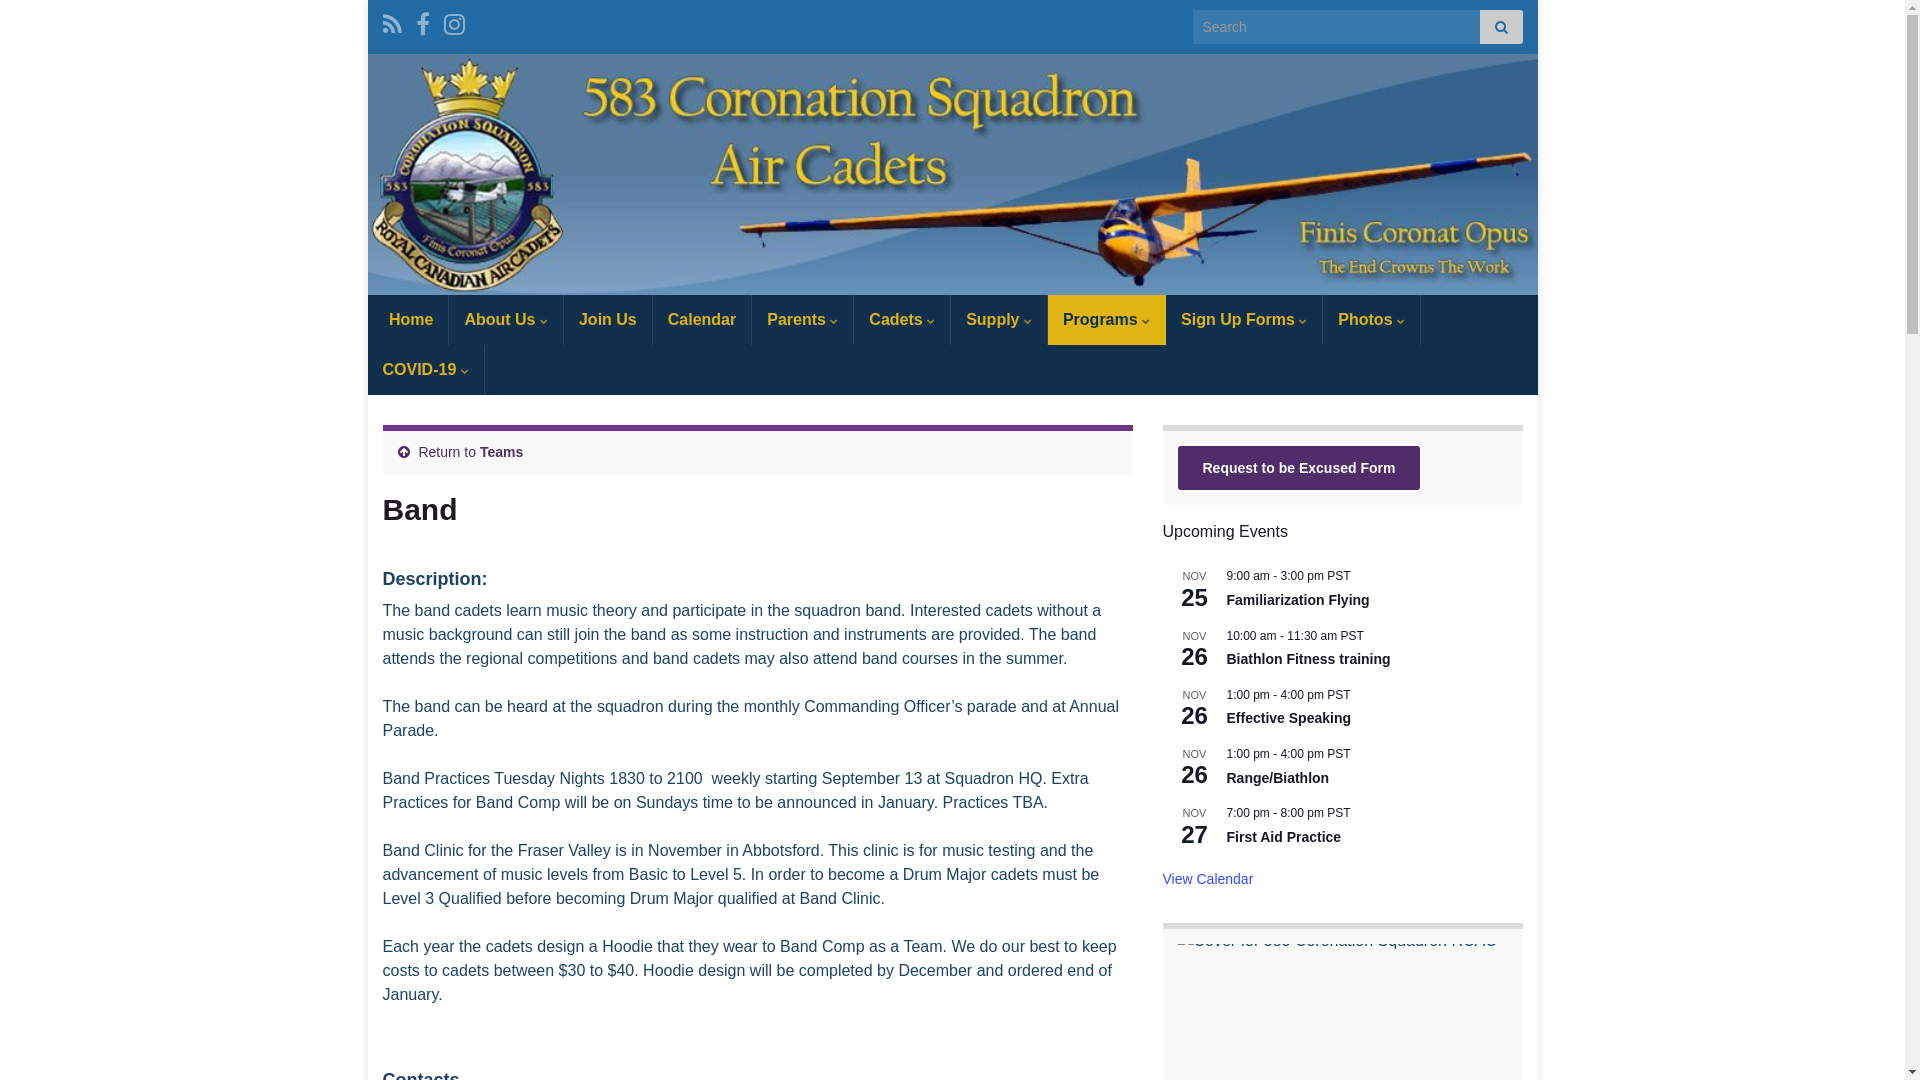 The width and height of the screenshot is (1920, 1080). What do you see at coordinates (415, 21) in the screenshot?
I see `'Facebook'` at bounding box center [415, 21].